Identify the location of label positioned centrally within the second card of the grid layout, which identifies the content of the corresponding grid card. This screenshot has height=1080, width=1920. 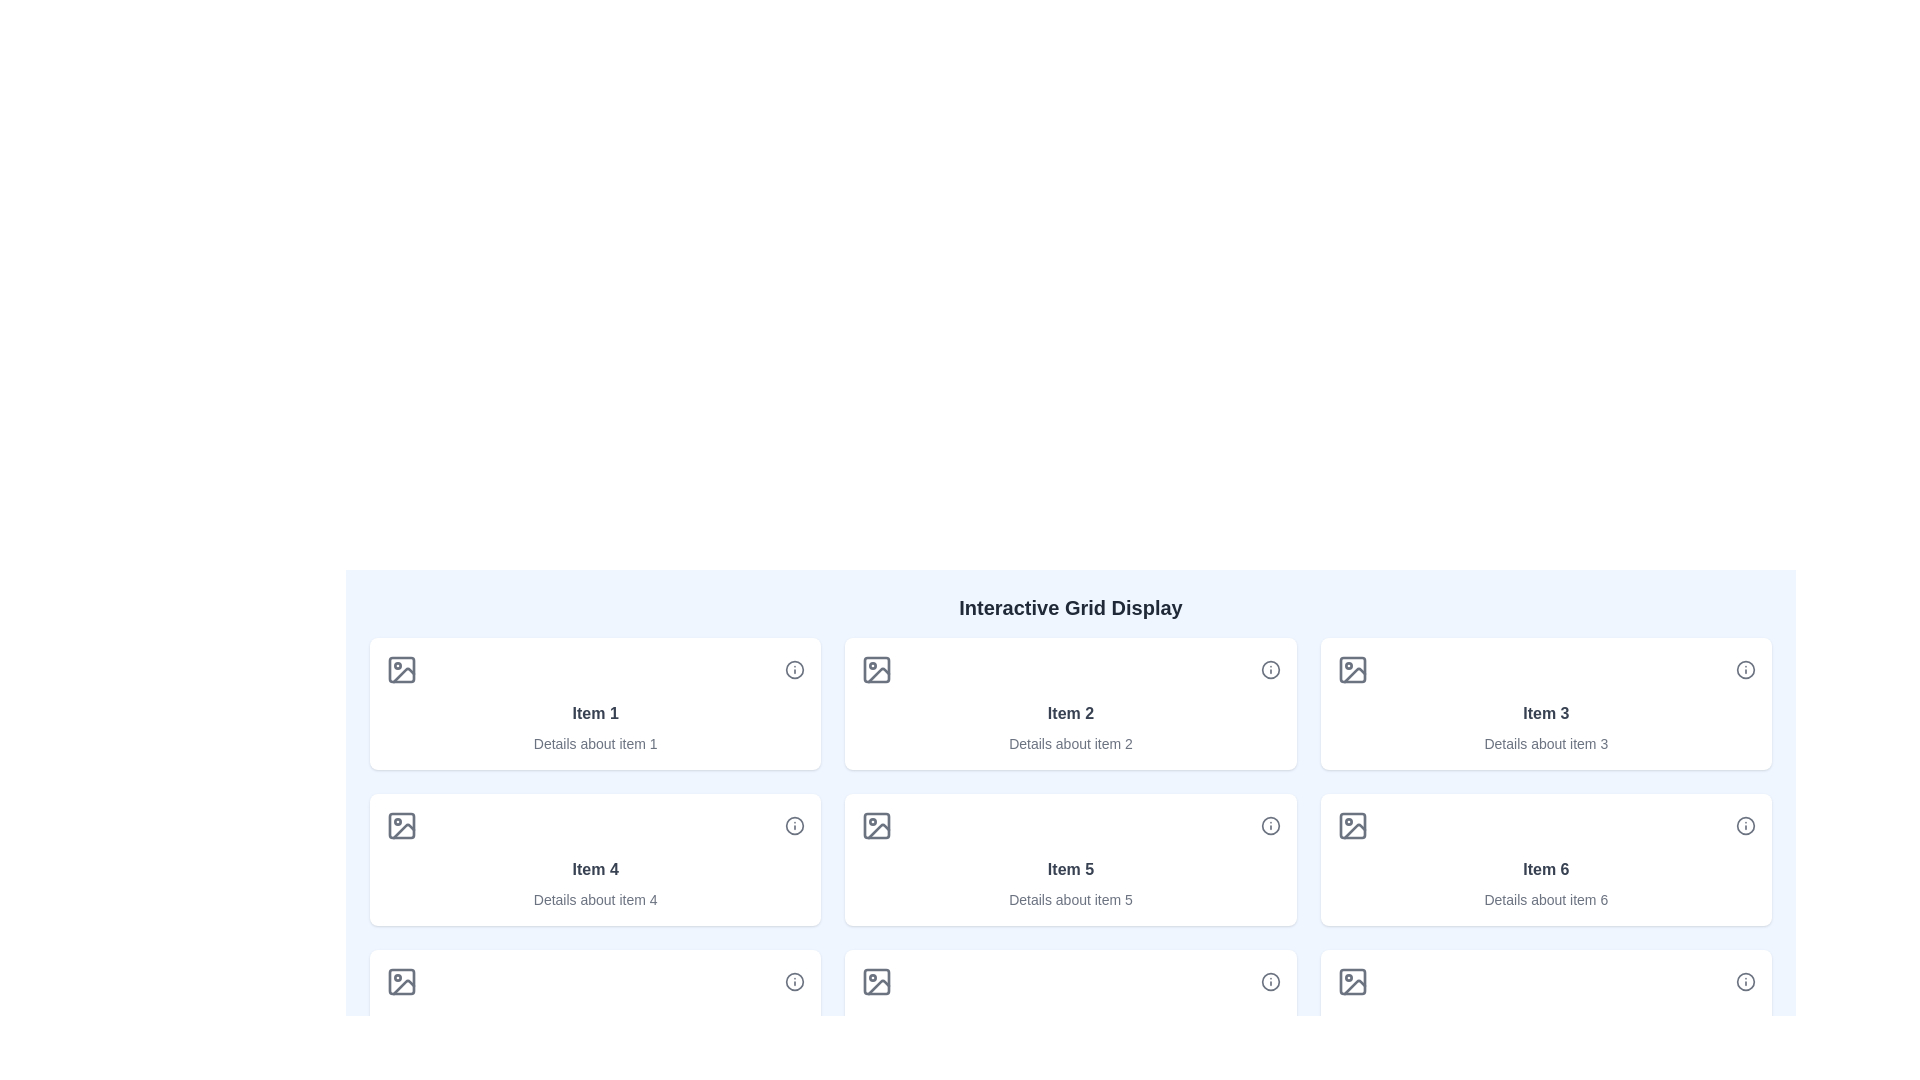
(1069, 712).